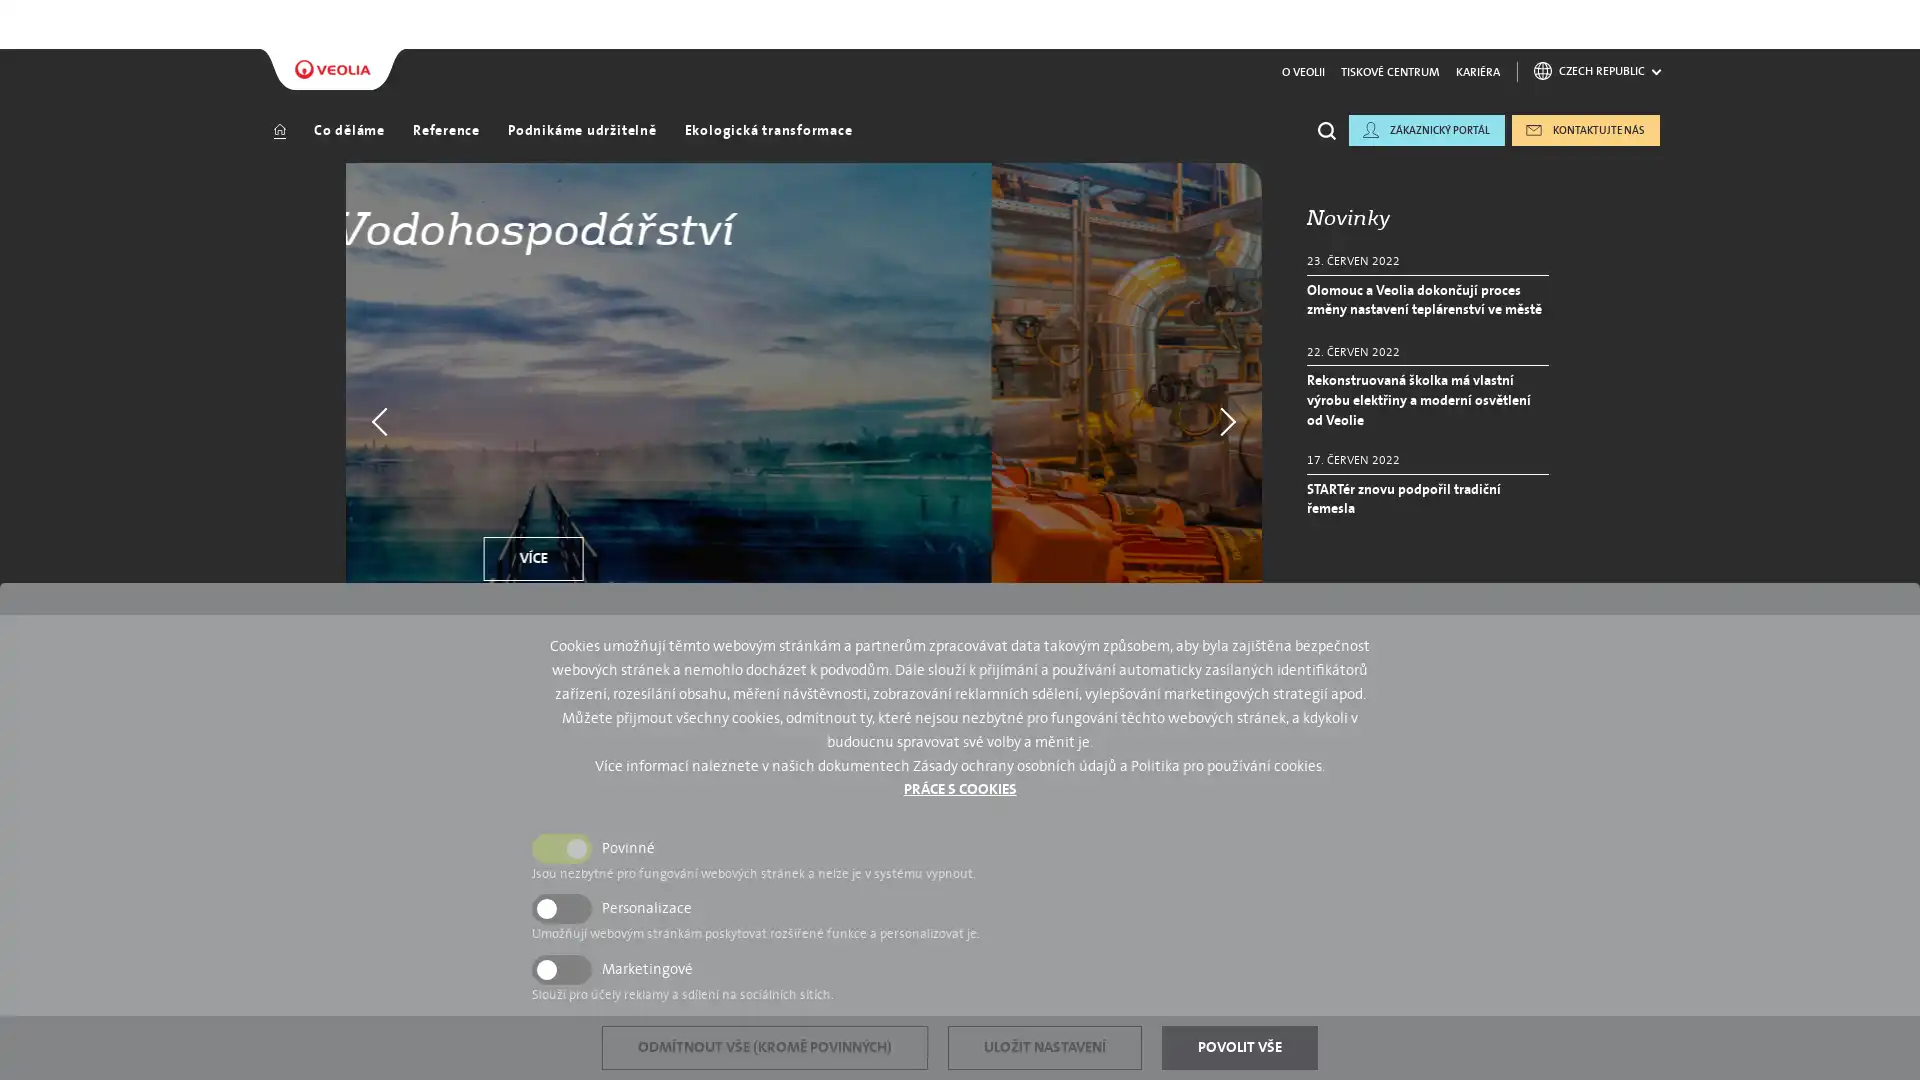 Image resolution: width=1920 pixels, height=1080 pixels. Describe the element at coordinates (763, 1047) in the screenshot. I see `ODMITNOUT VSE (KROME POVINNYCH)` at that location.